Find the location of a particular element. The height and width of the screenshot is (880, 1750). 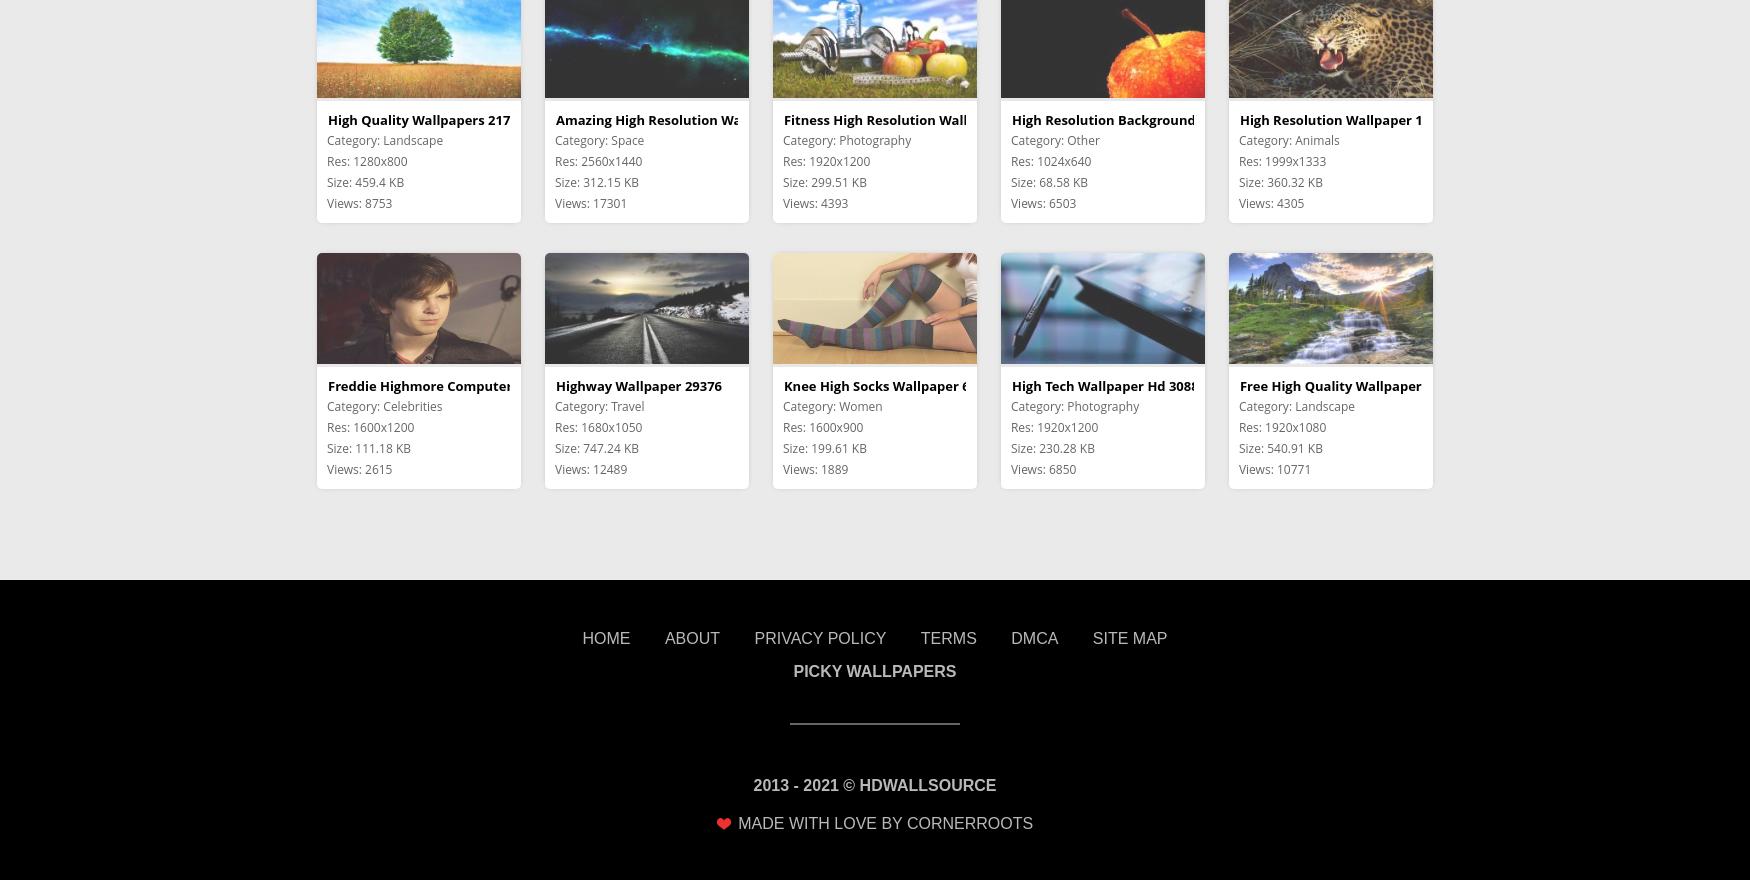

'Views: 4305' is located at coordinates (1270, 202).